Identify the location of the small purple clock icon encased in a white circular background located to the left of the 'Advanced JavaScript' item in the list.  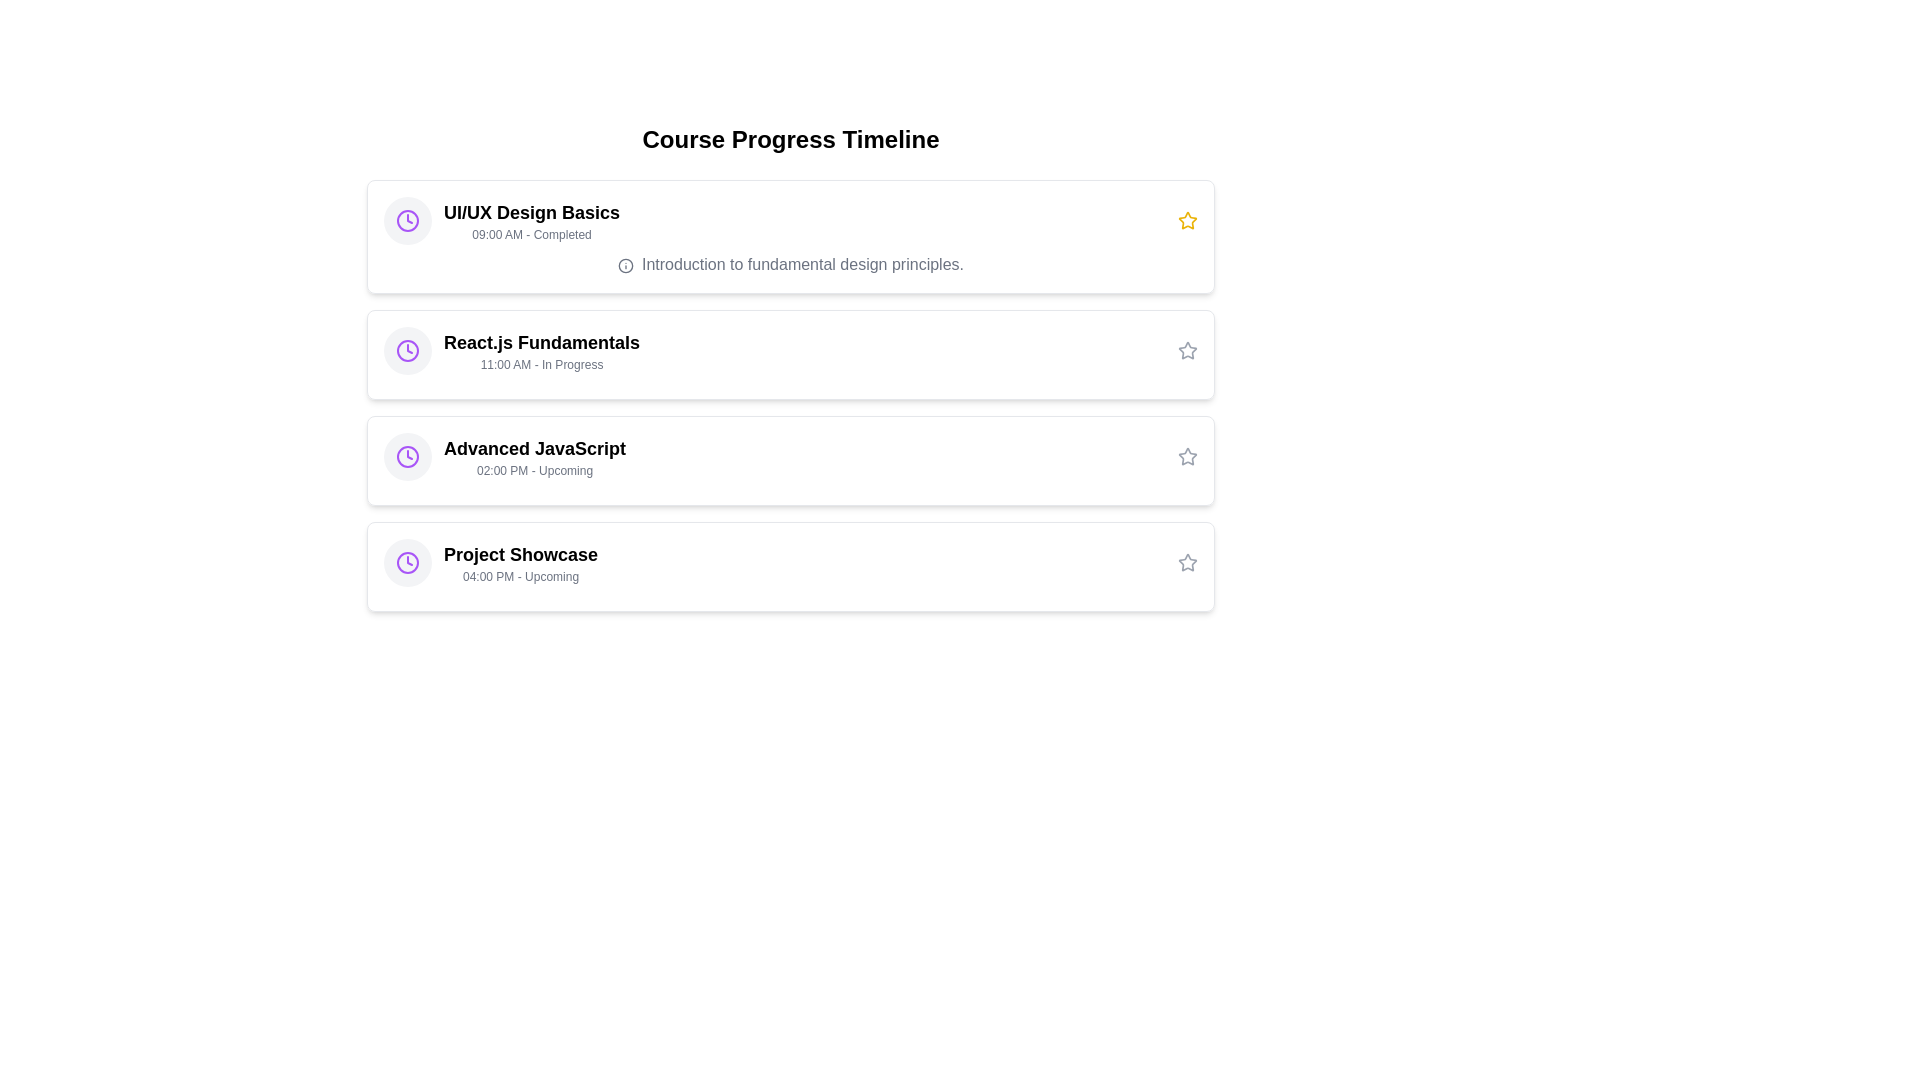
(407, 456).